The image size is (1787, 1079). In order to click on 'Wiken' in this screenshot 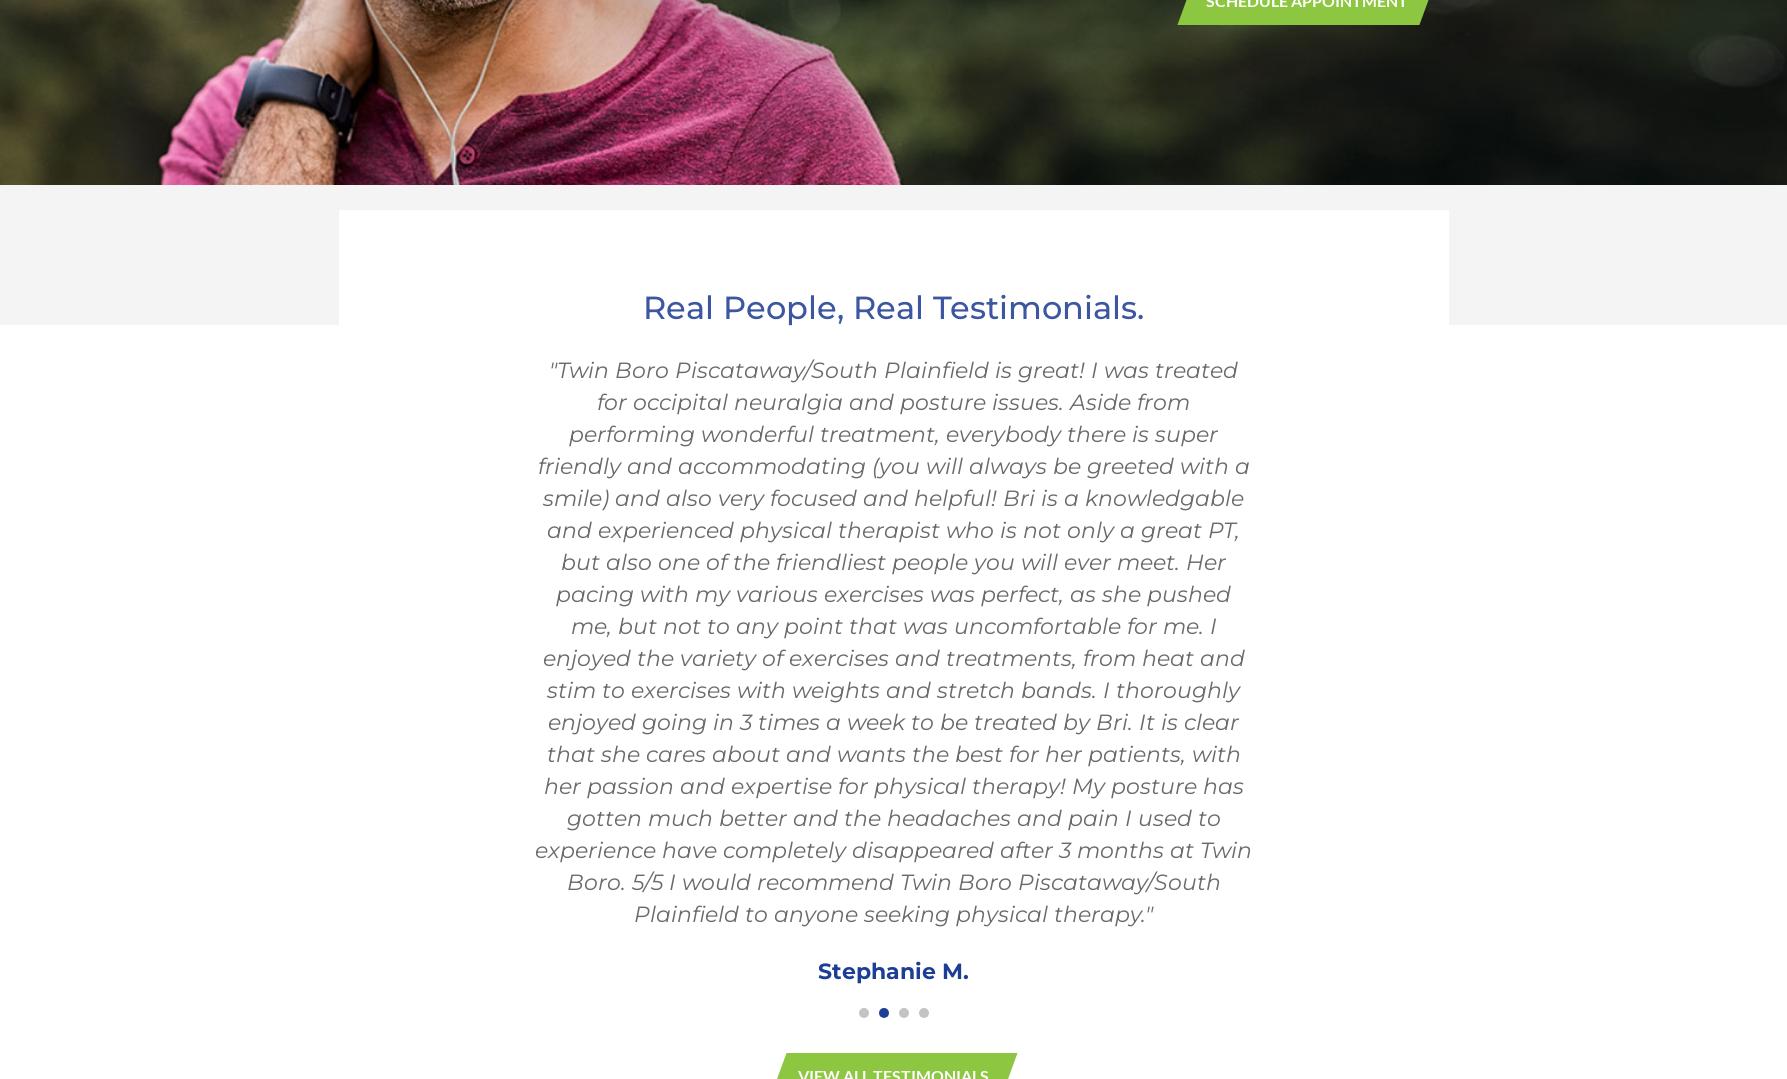, I will do `click(855, 553)`.